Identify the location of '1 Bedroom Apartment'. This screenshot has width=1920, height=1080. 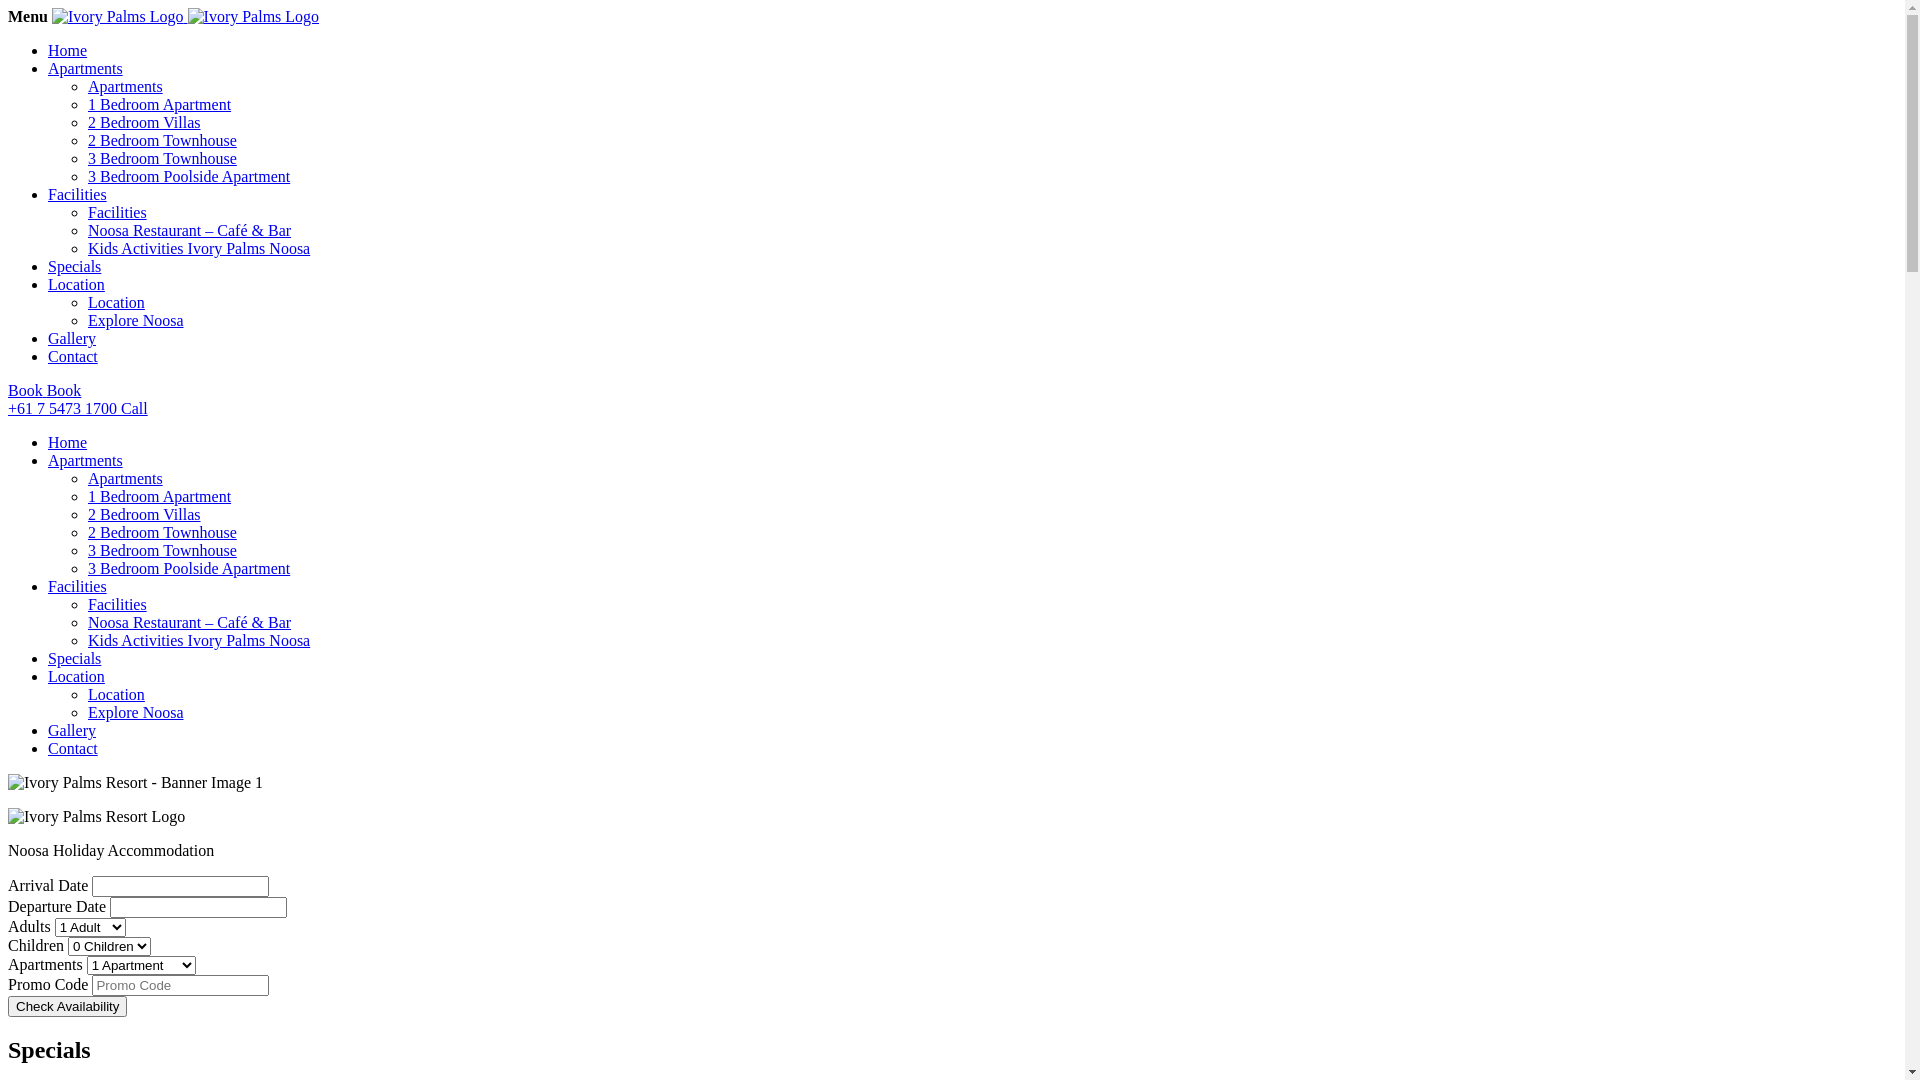
(158, 104).